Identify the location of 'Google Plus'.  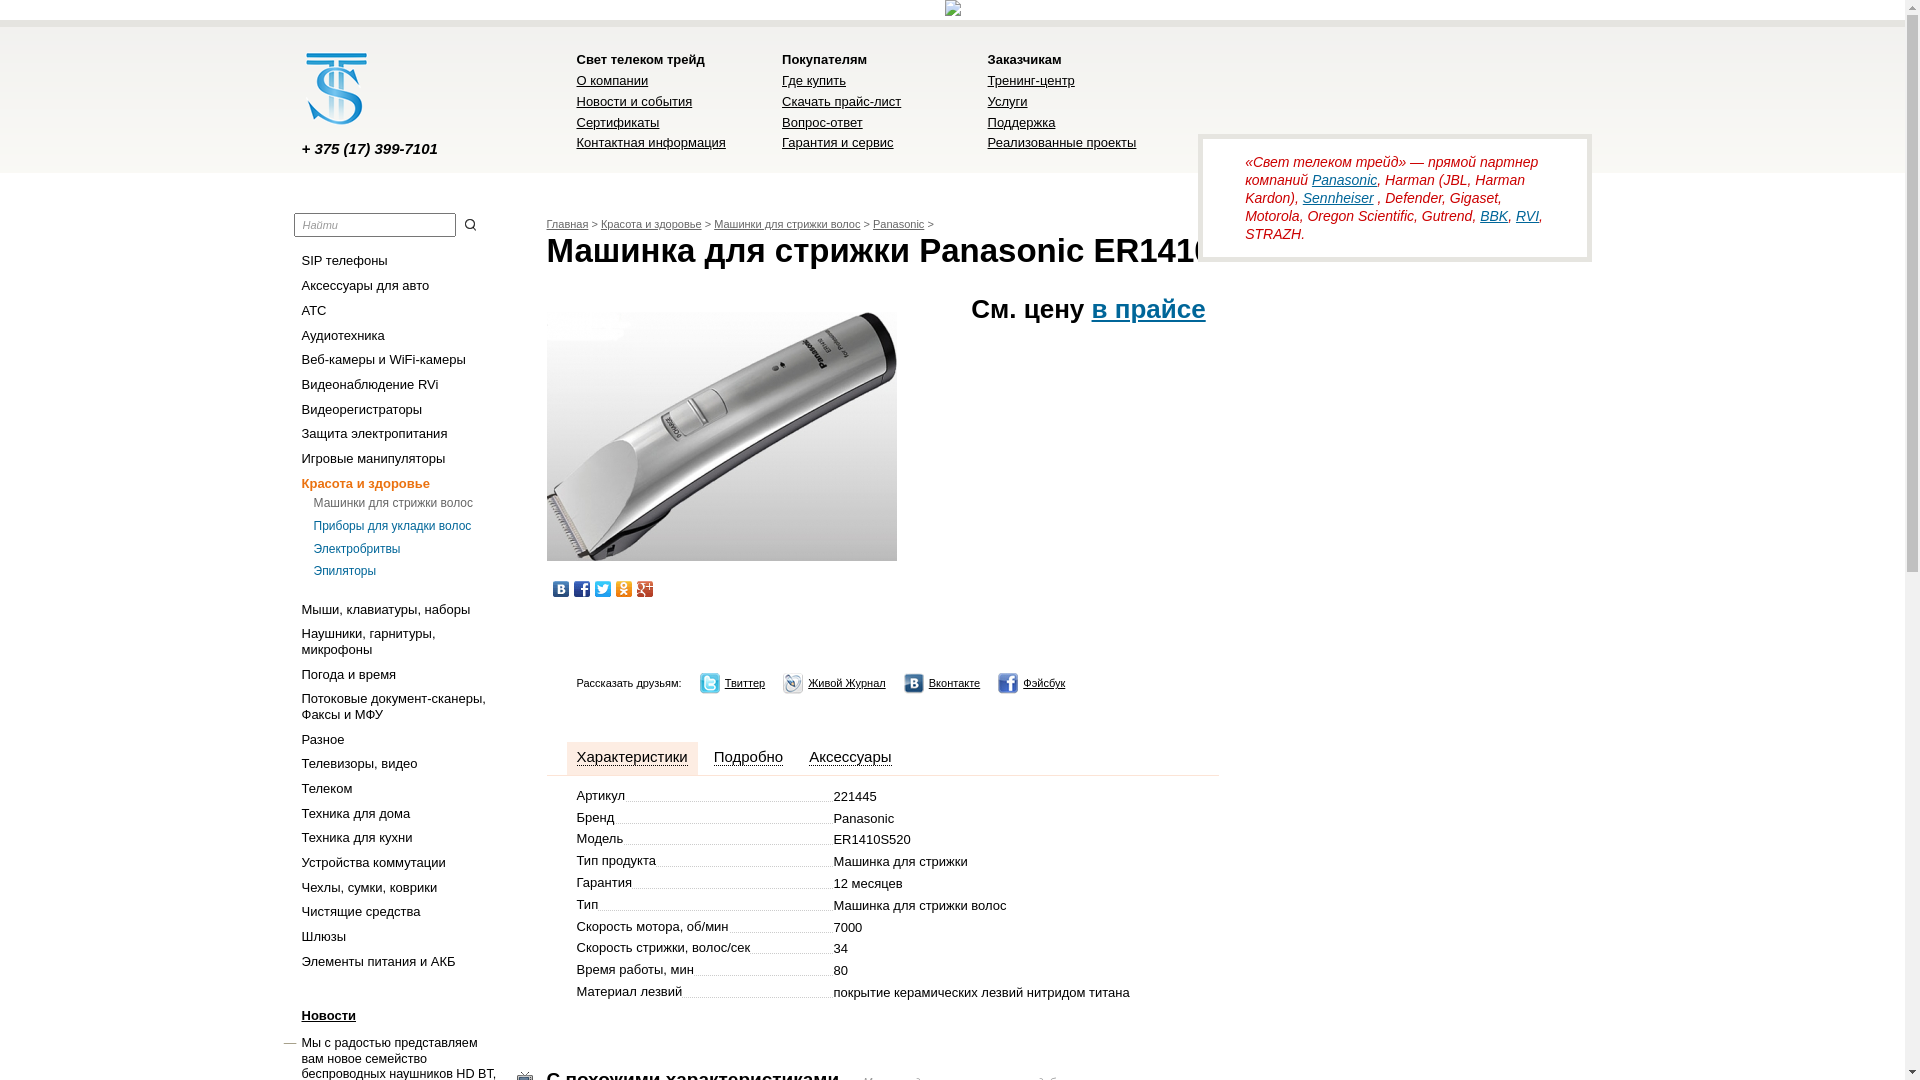
(644, 588).